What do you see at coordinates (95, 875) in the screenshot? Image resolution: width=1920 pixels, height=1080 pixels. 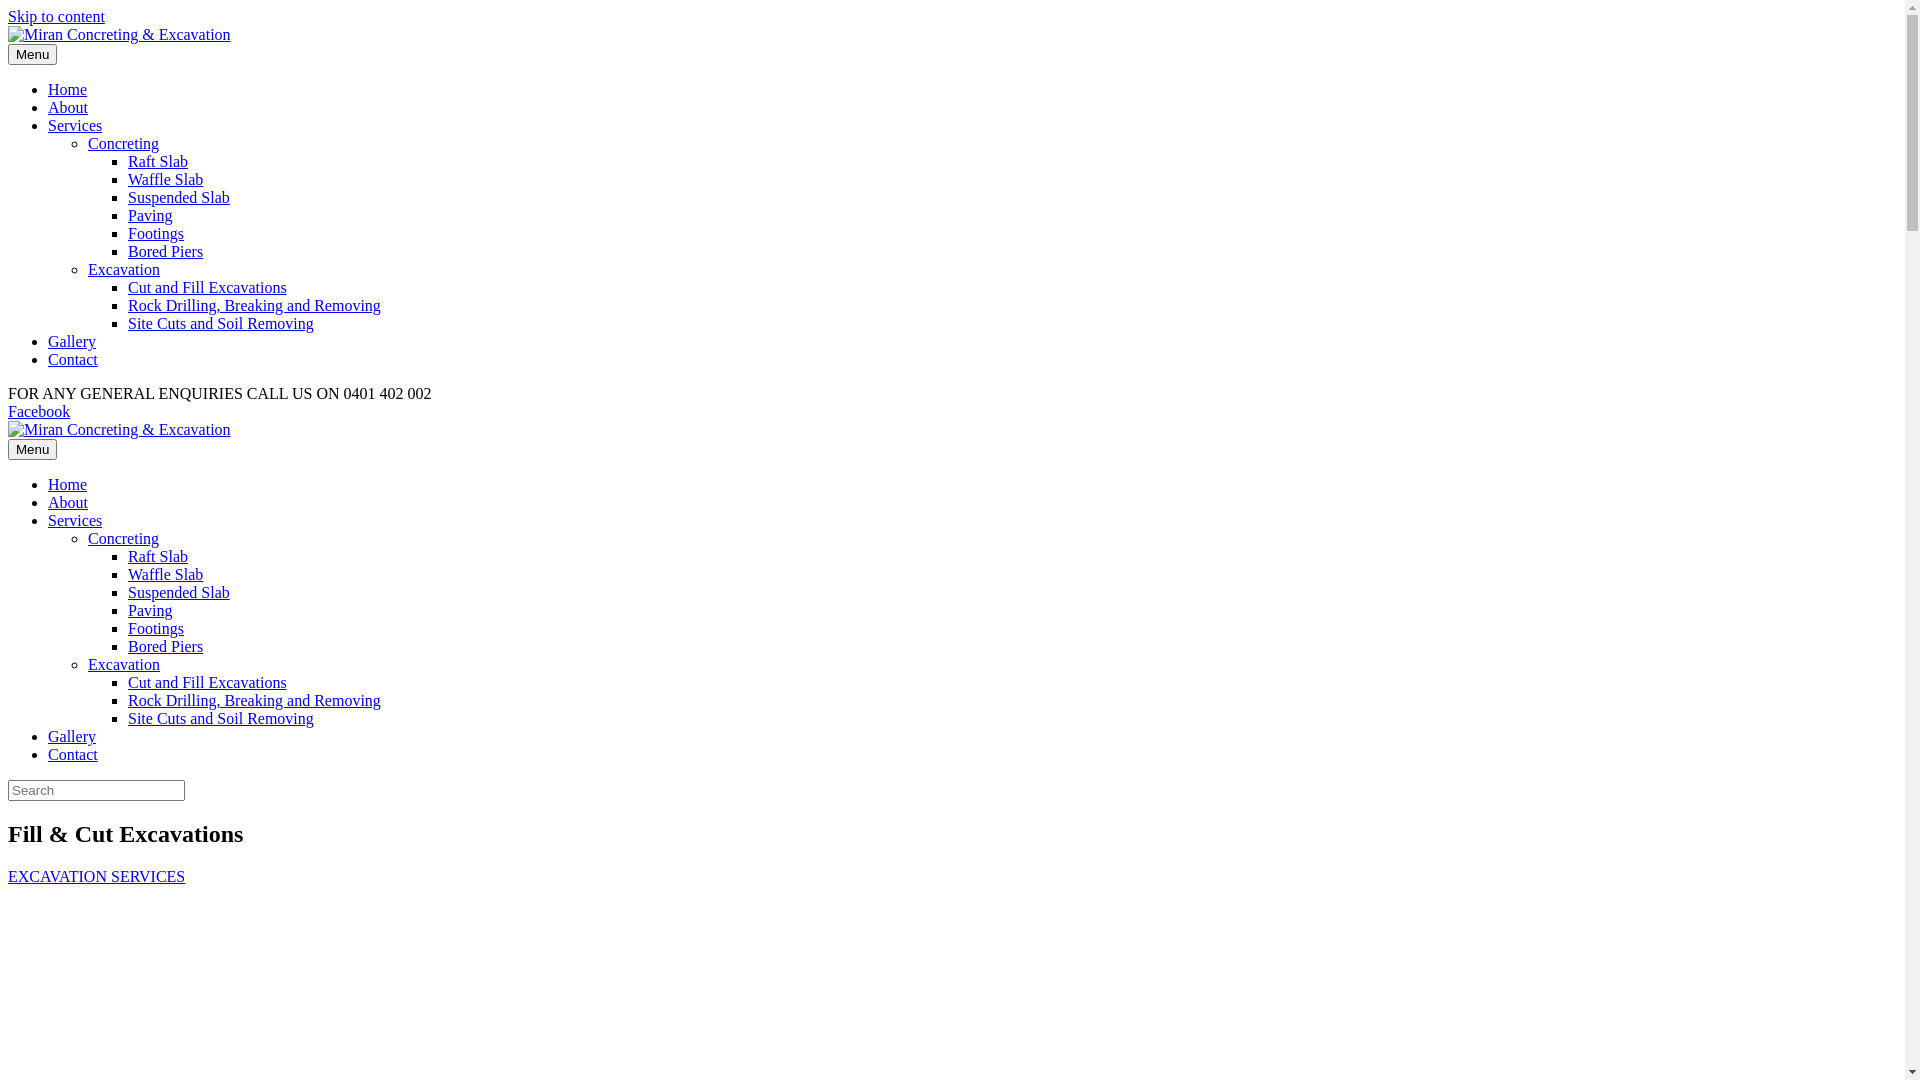 I see `'EXCAVATION SERVICES'` at bounding box center [95, 875].